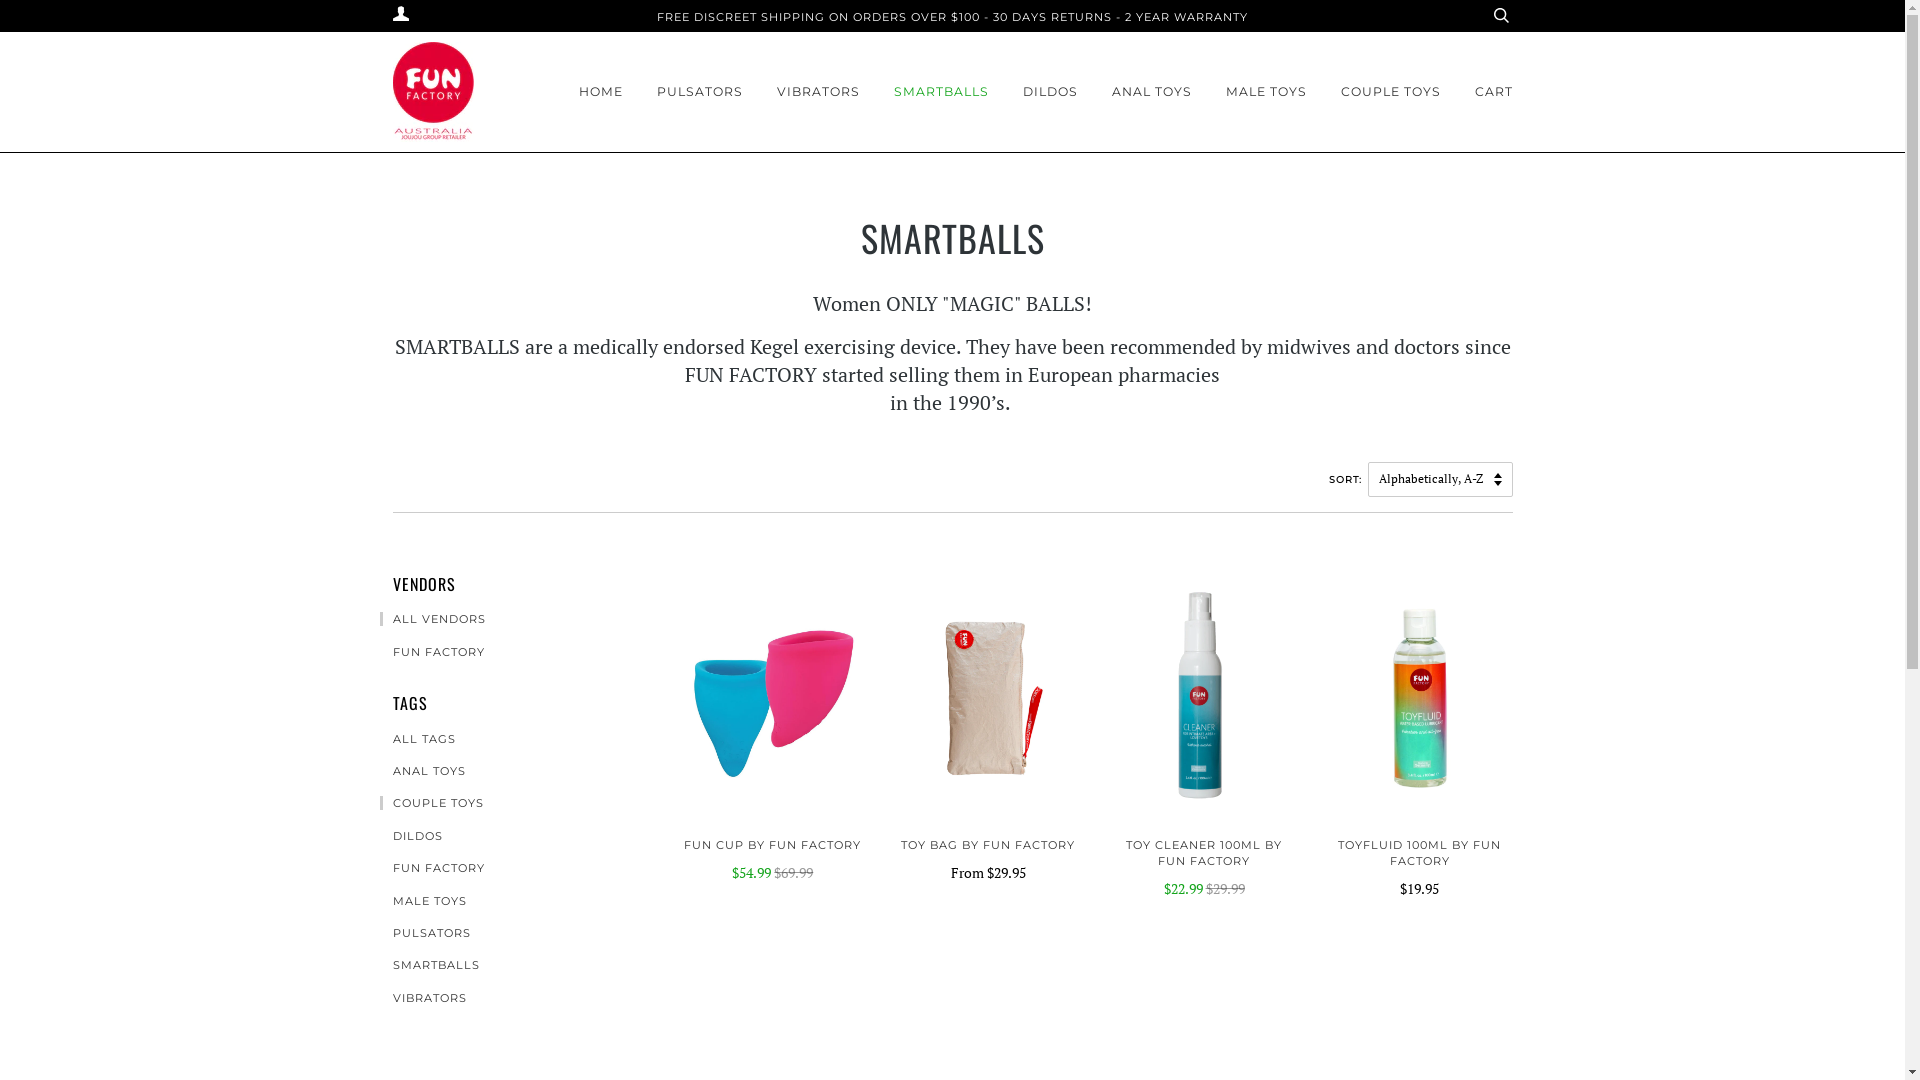  What do you see at coordinates (1419, 867) in the screenshot?
I see `'TOYFLUID 100ML BY FUN FACTORY` at bounding box center [1419, 867].